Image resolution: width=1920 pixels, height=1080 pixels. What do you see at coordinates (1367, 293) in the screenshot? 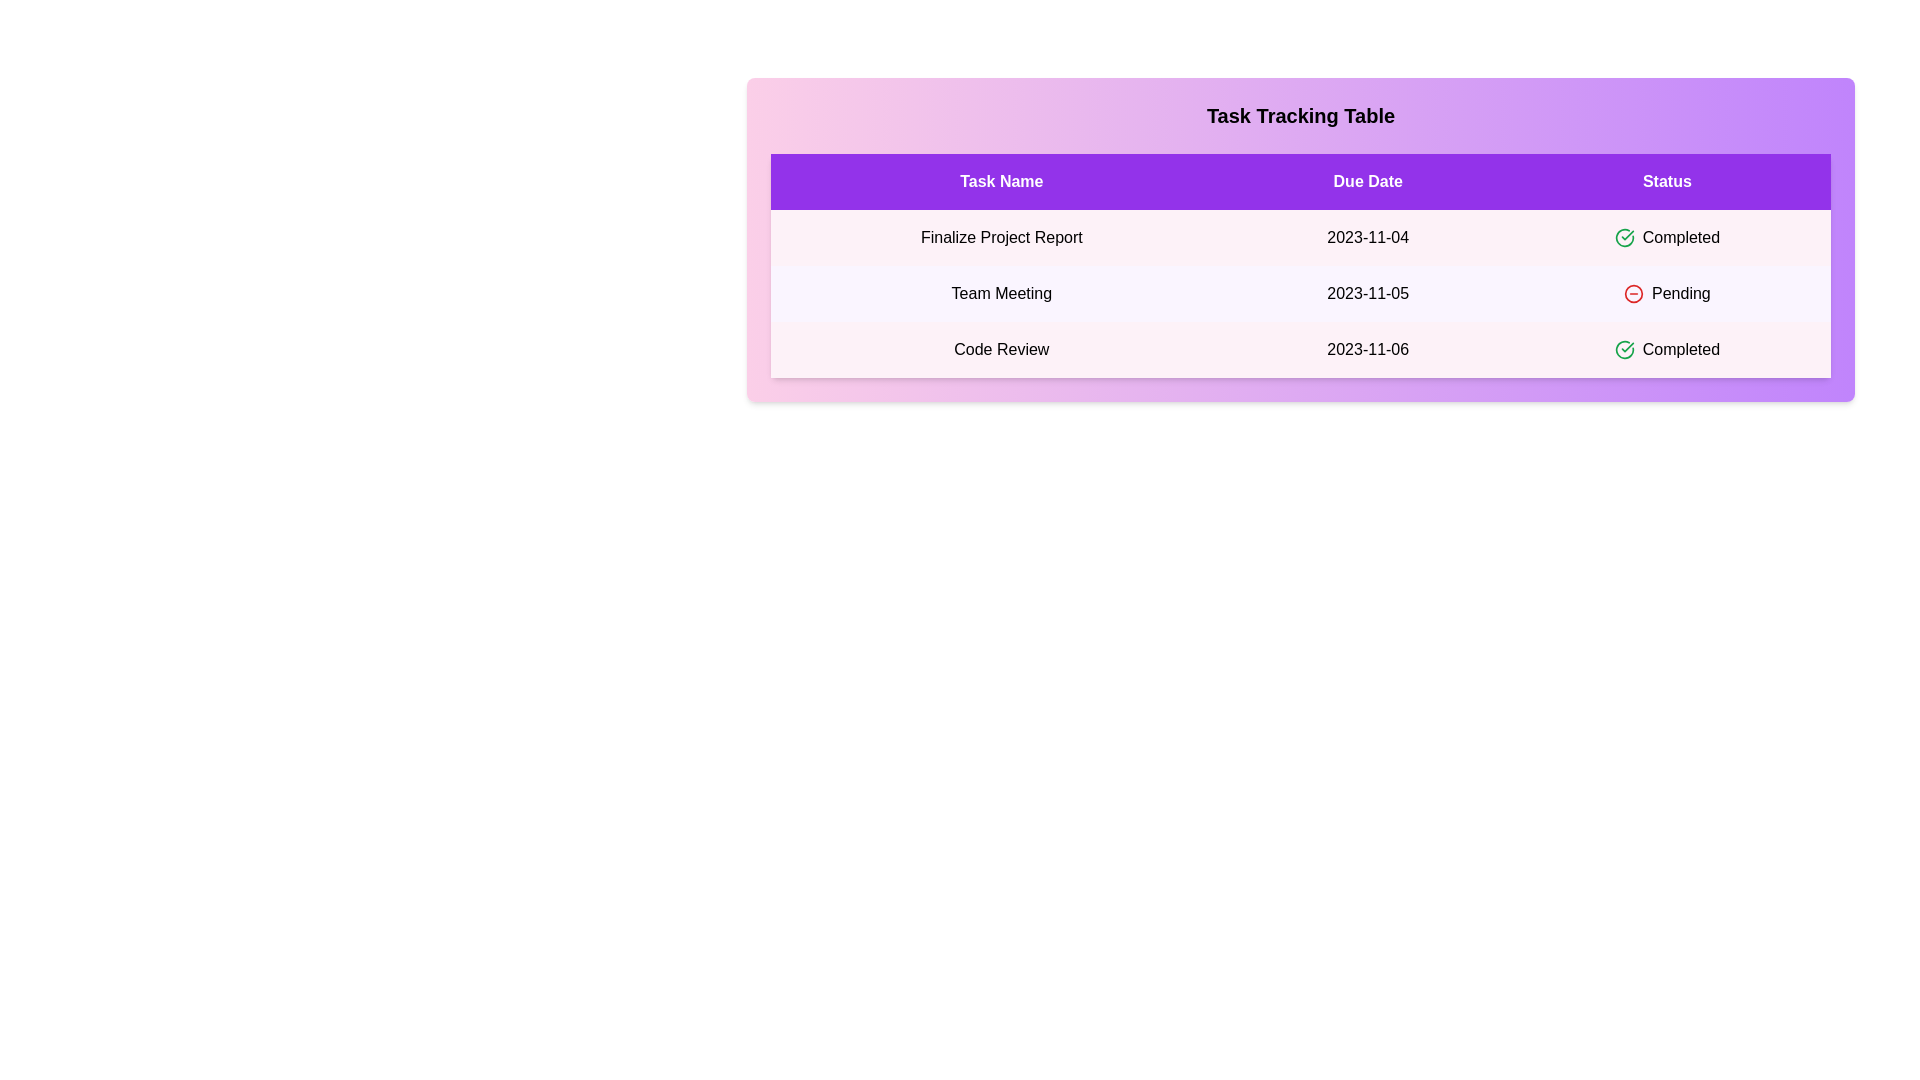
I see `the text '2023-11-05' in the table cell` at bounding box center [1367, 293].